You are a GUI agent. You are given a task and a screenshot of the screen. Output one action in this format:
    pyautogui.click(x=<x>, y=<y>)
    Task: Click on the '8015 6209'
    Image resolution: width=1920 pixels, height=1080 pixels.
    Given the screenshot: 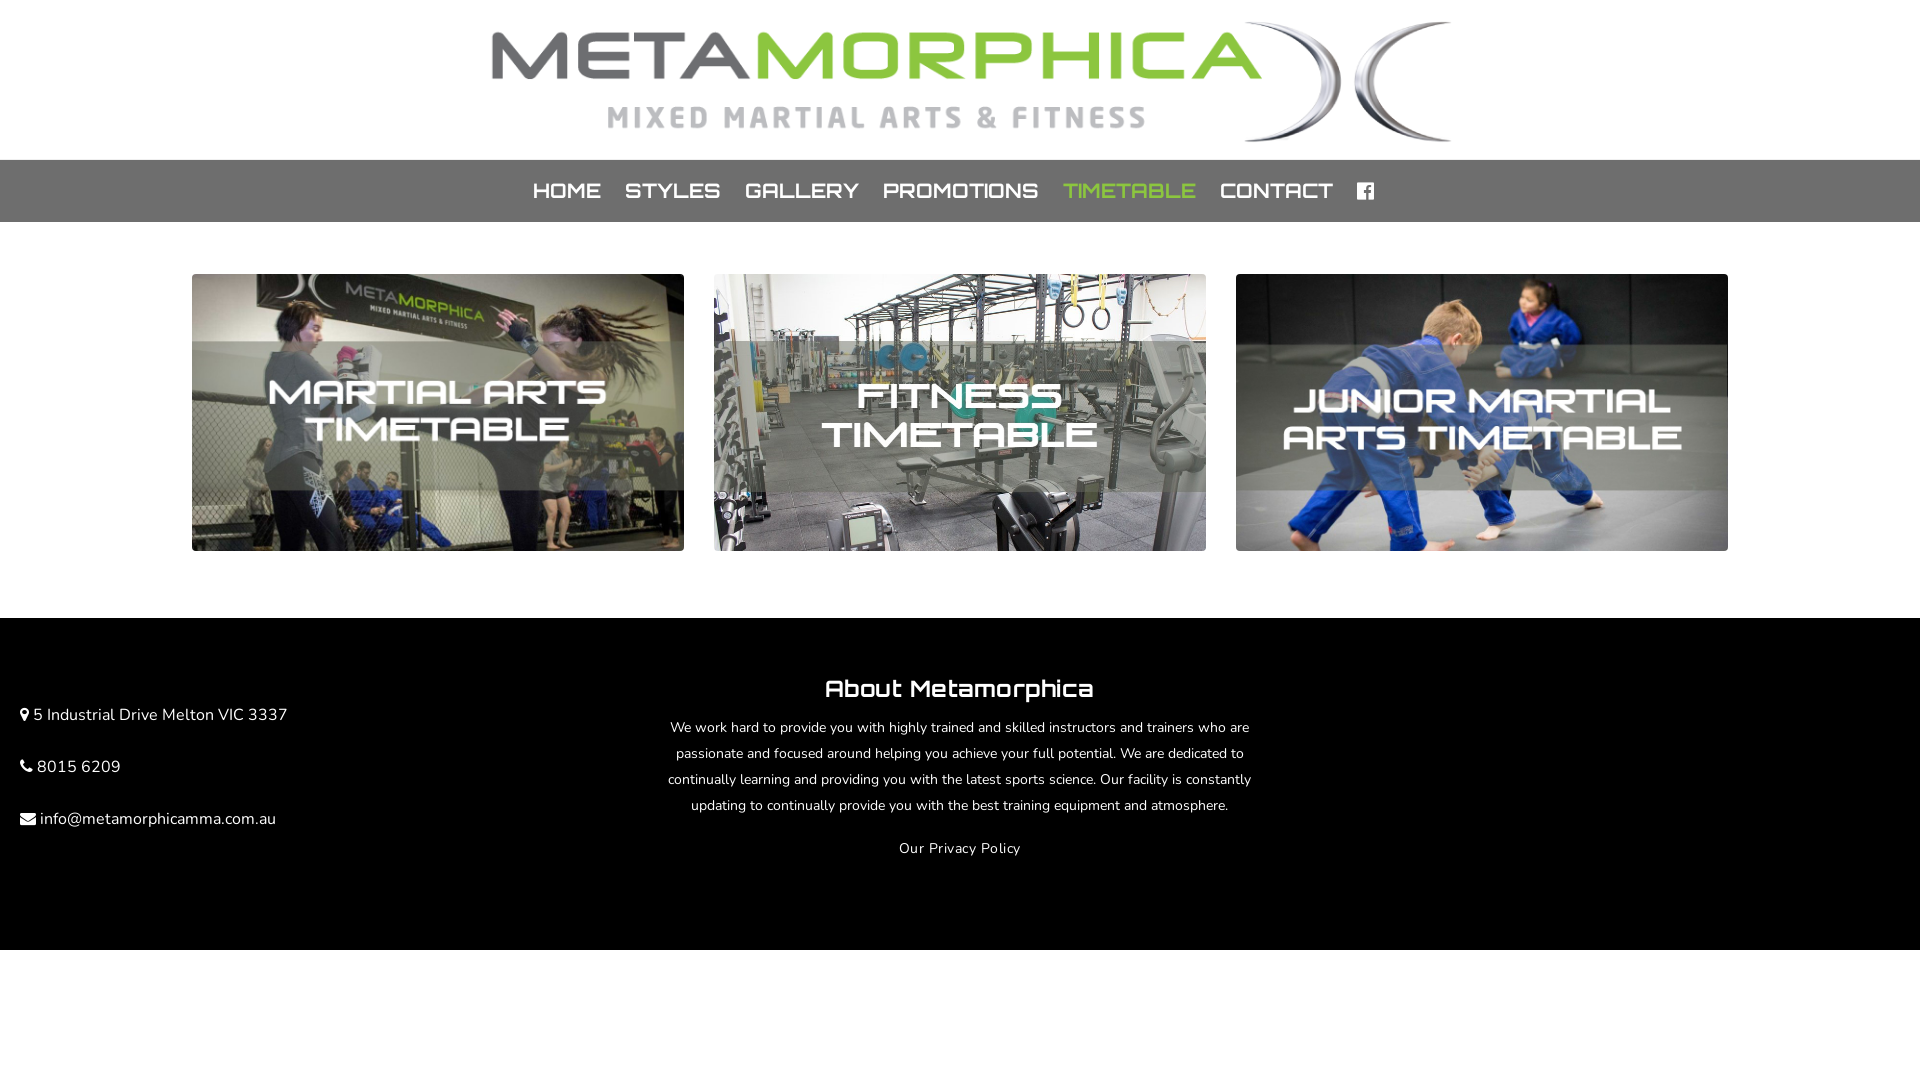 What is the action you would take?
    pyautogui.click(x=78, y=766)
    